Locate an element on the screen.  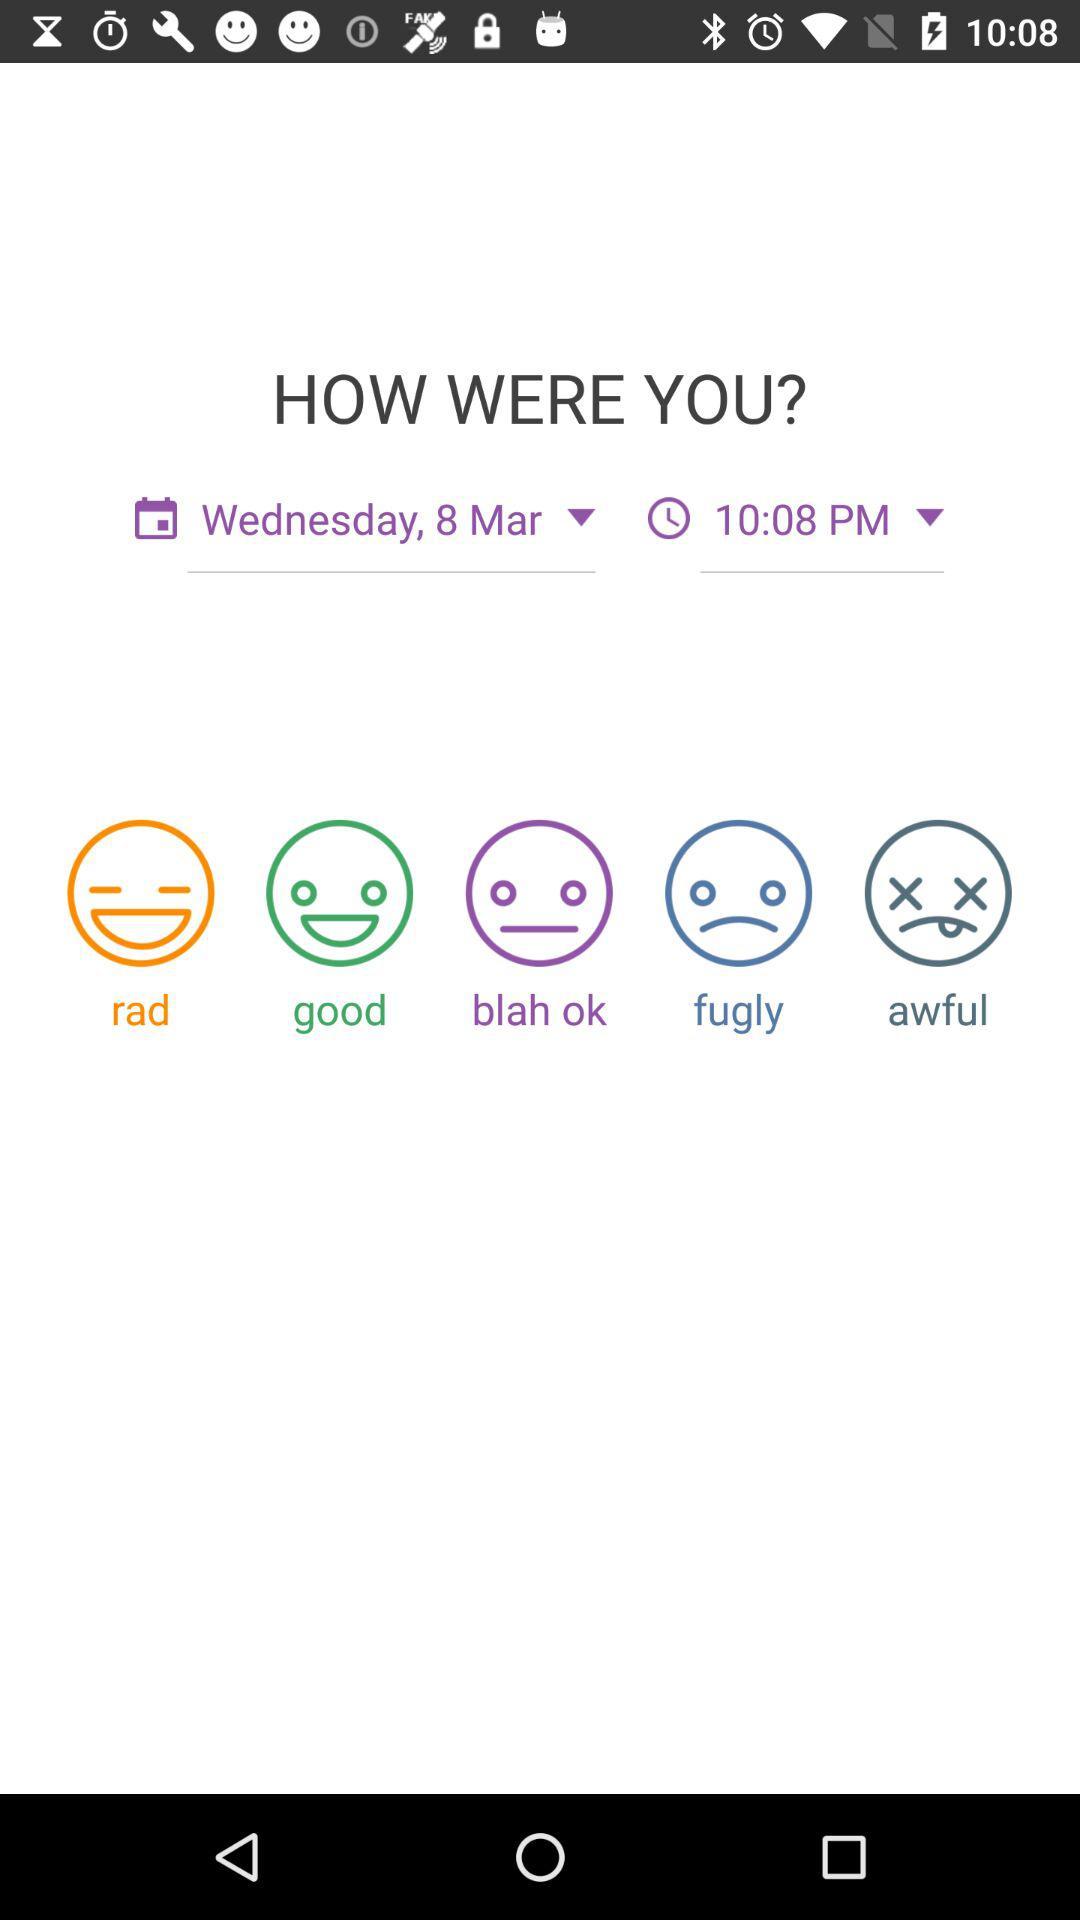
the date_range icon is located at coordinates (154, 518).